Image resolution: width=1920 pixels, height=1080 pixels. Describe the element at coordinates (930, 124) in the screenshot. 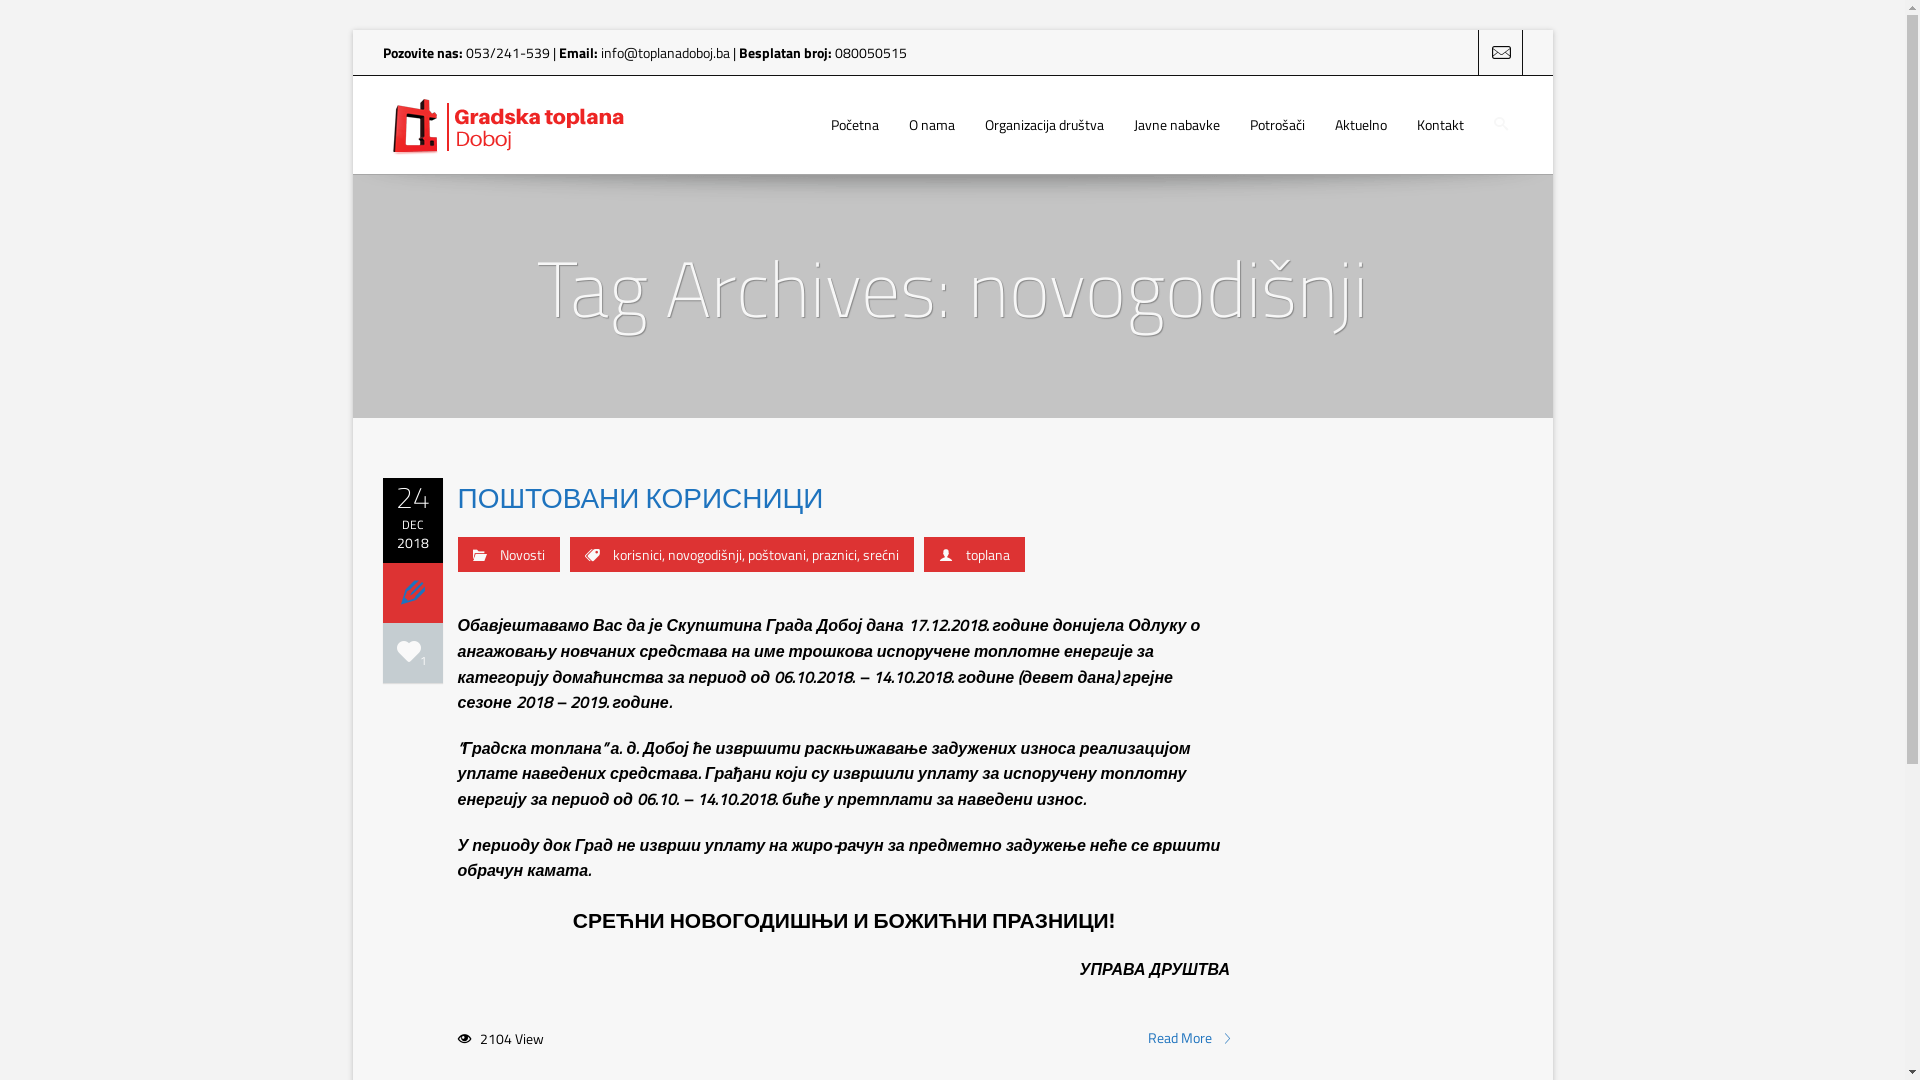

I see `'O nama'` at that location.